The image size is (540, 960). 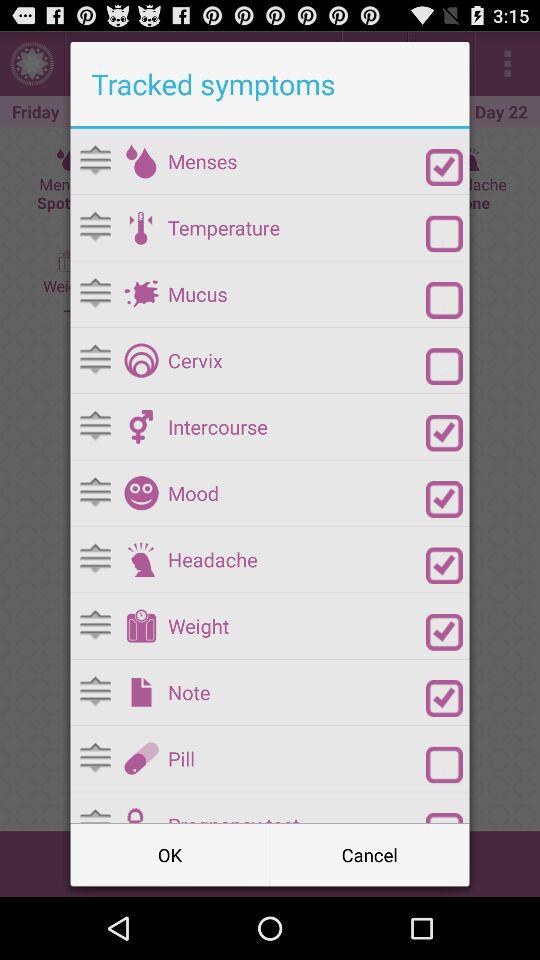 What do you see at coordinates (296, 559) in the screenshot?
I see `headache app` at bounding box center [296, 559].